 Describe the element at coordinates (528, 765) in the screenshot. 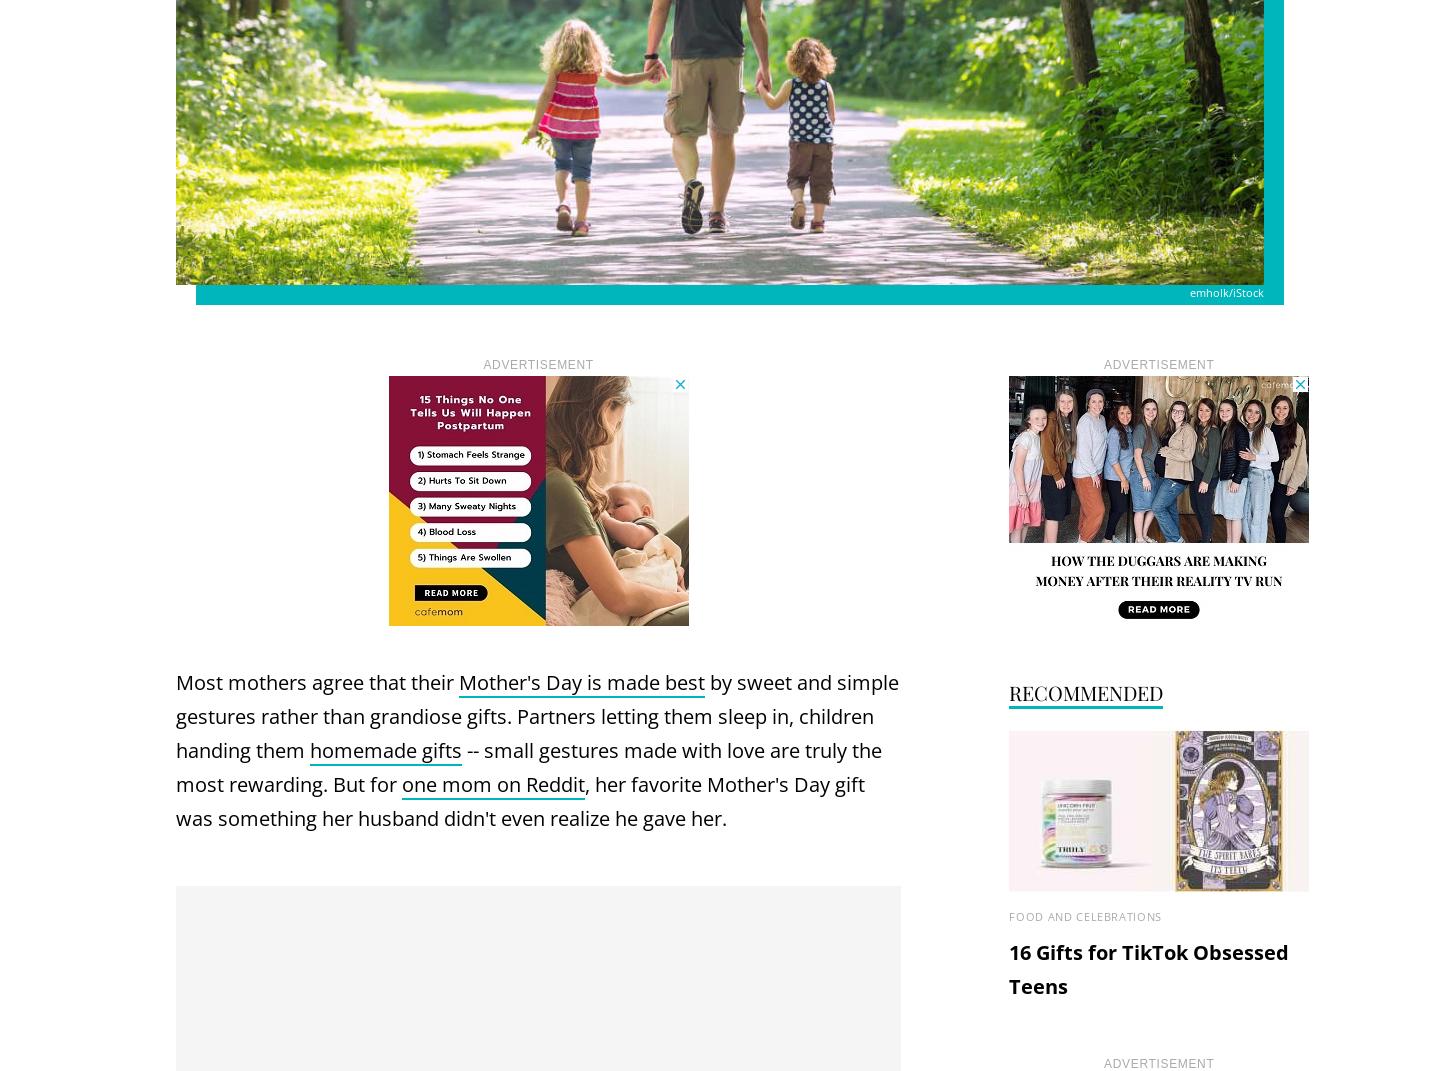

I see `'-- small gestures made with love are truly the most rewarding. But for'` at that location.